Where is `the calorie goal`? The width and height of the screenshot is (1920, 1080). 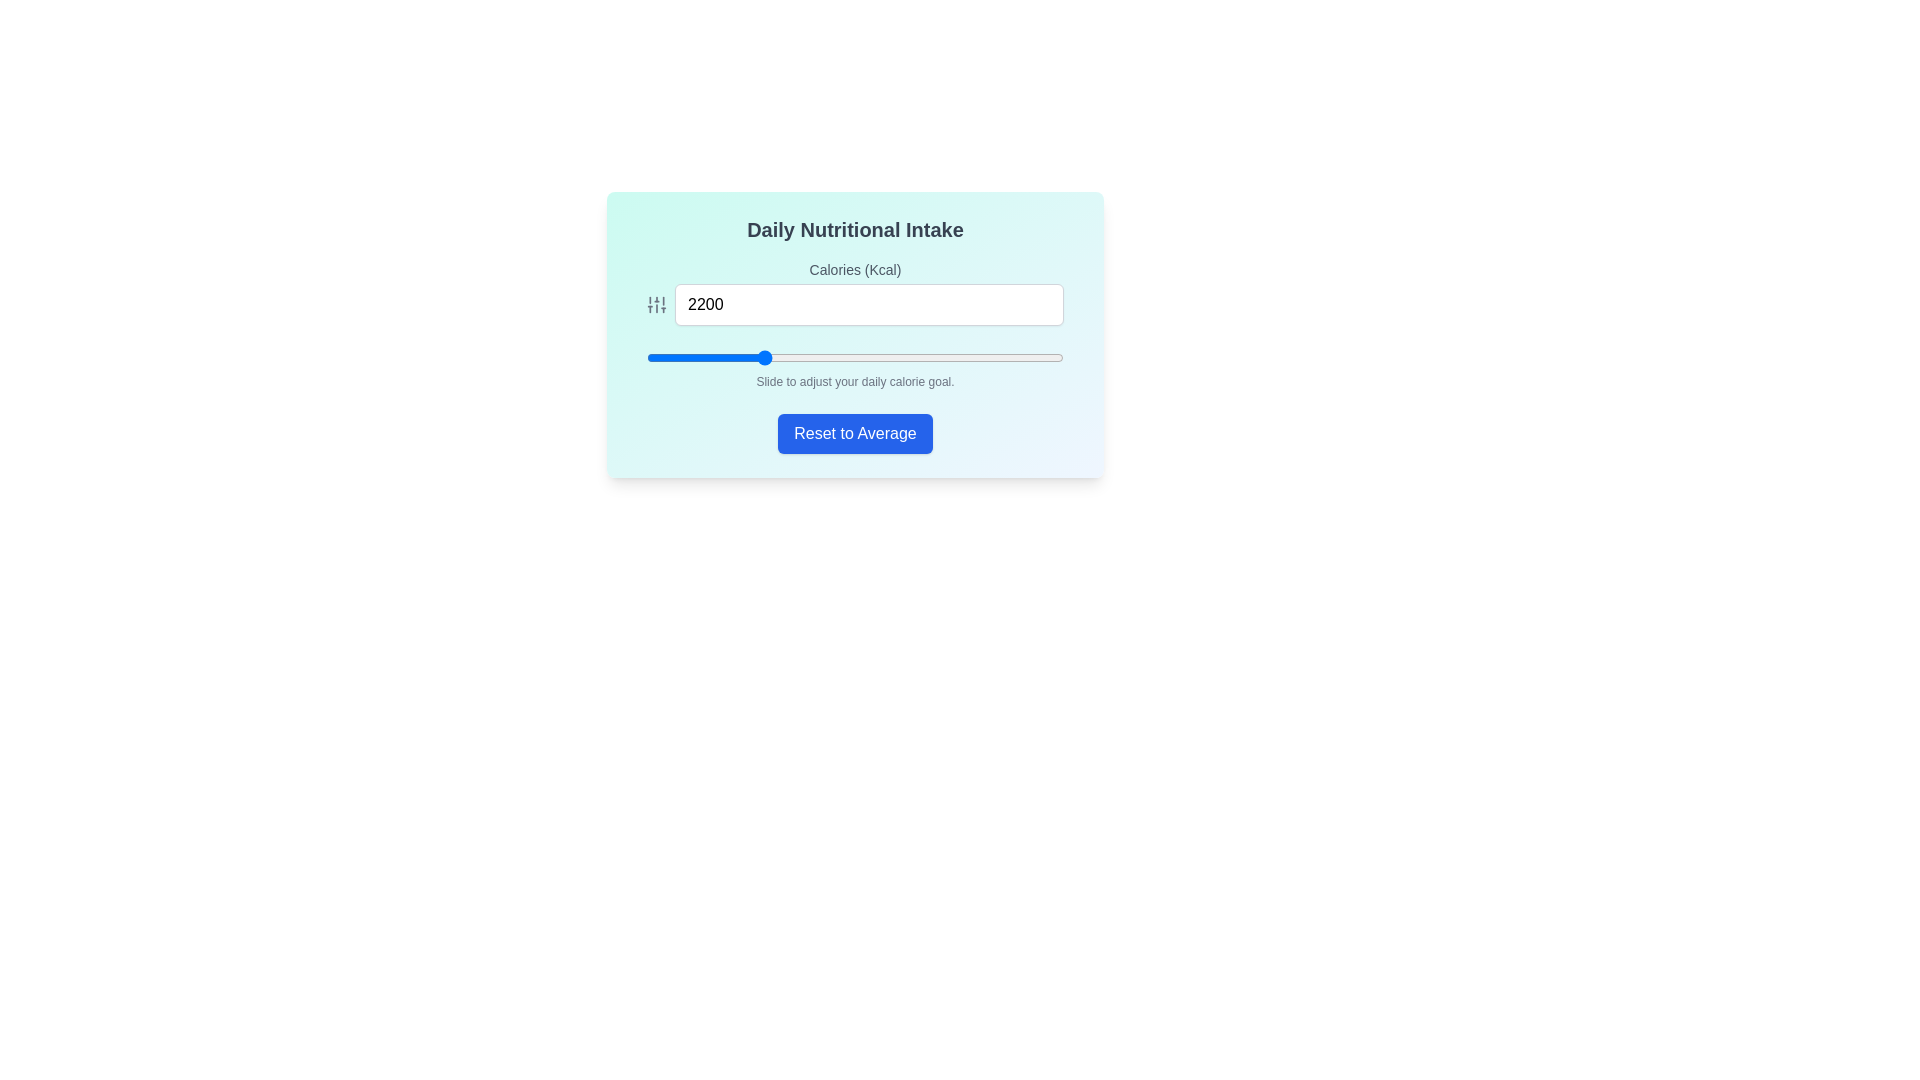
the calorie goal is located at coordinates (752, 357).